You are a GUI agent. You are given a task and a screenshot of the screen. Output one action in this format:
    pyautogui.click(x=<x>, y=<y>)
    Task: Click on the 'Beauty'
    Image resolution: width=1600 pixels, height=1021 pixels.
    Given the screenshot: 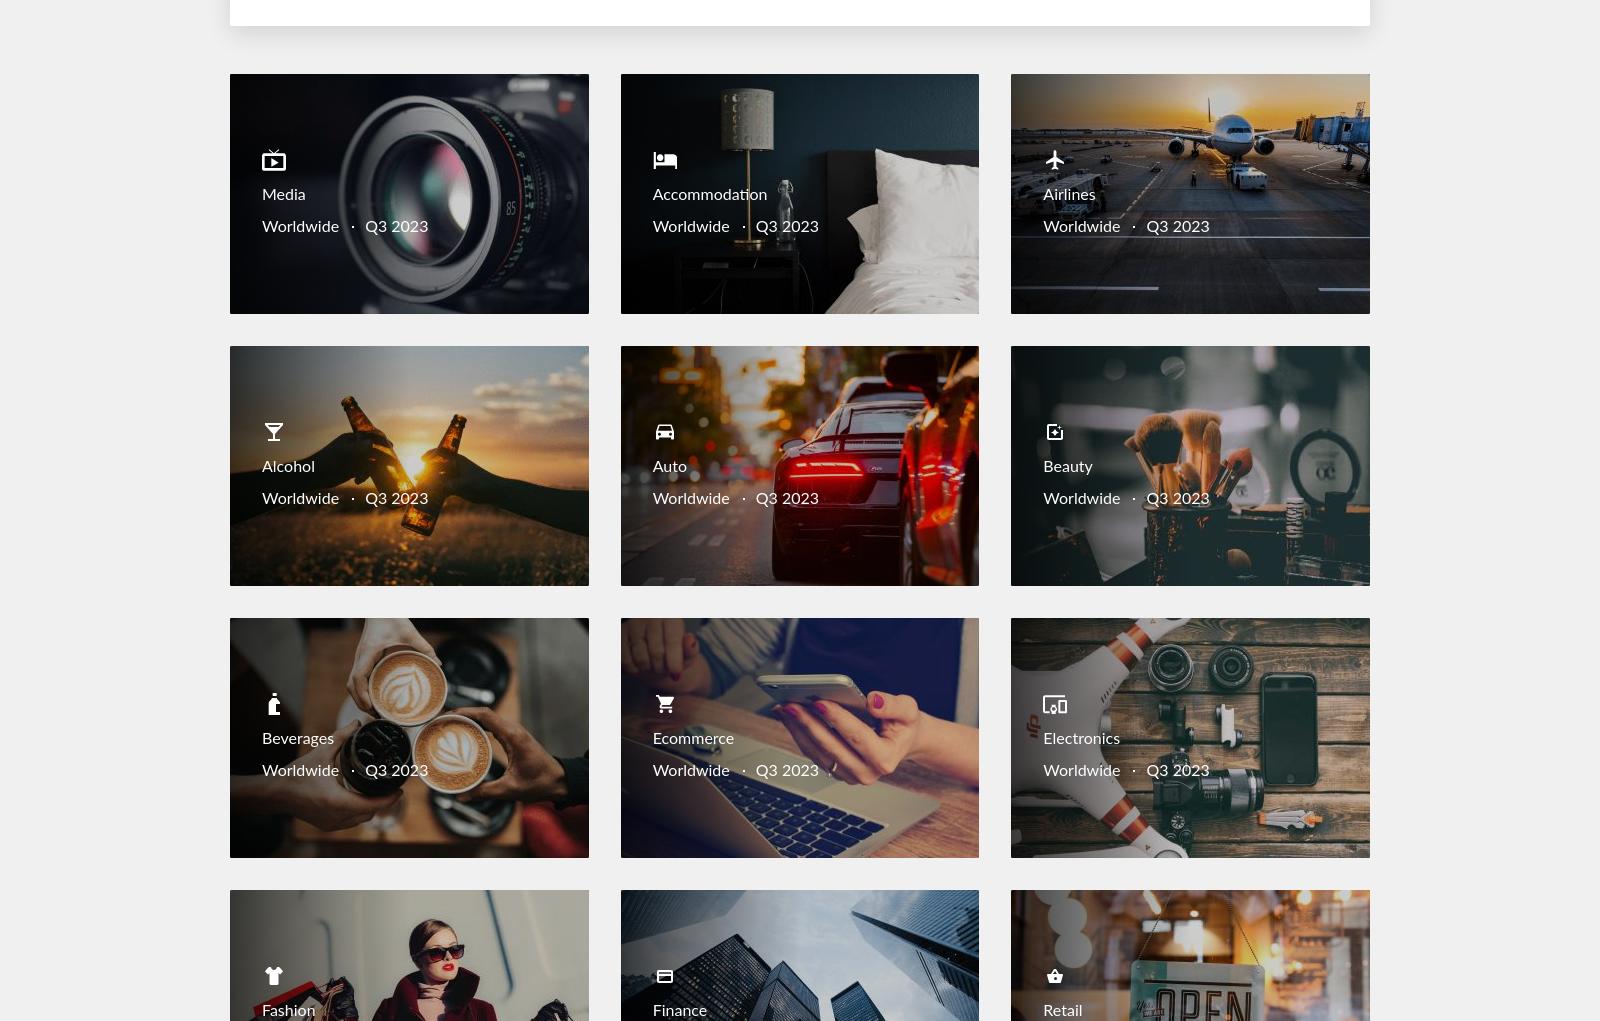 What is the action you would take?
    pyautogui.click(x=1067, y=467)
    